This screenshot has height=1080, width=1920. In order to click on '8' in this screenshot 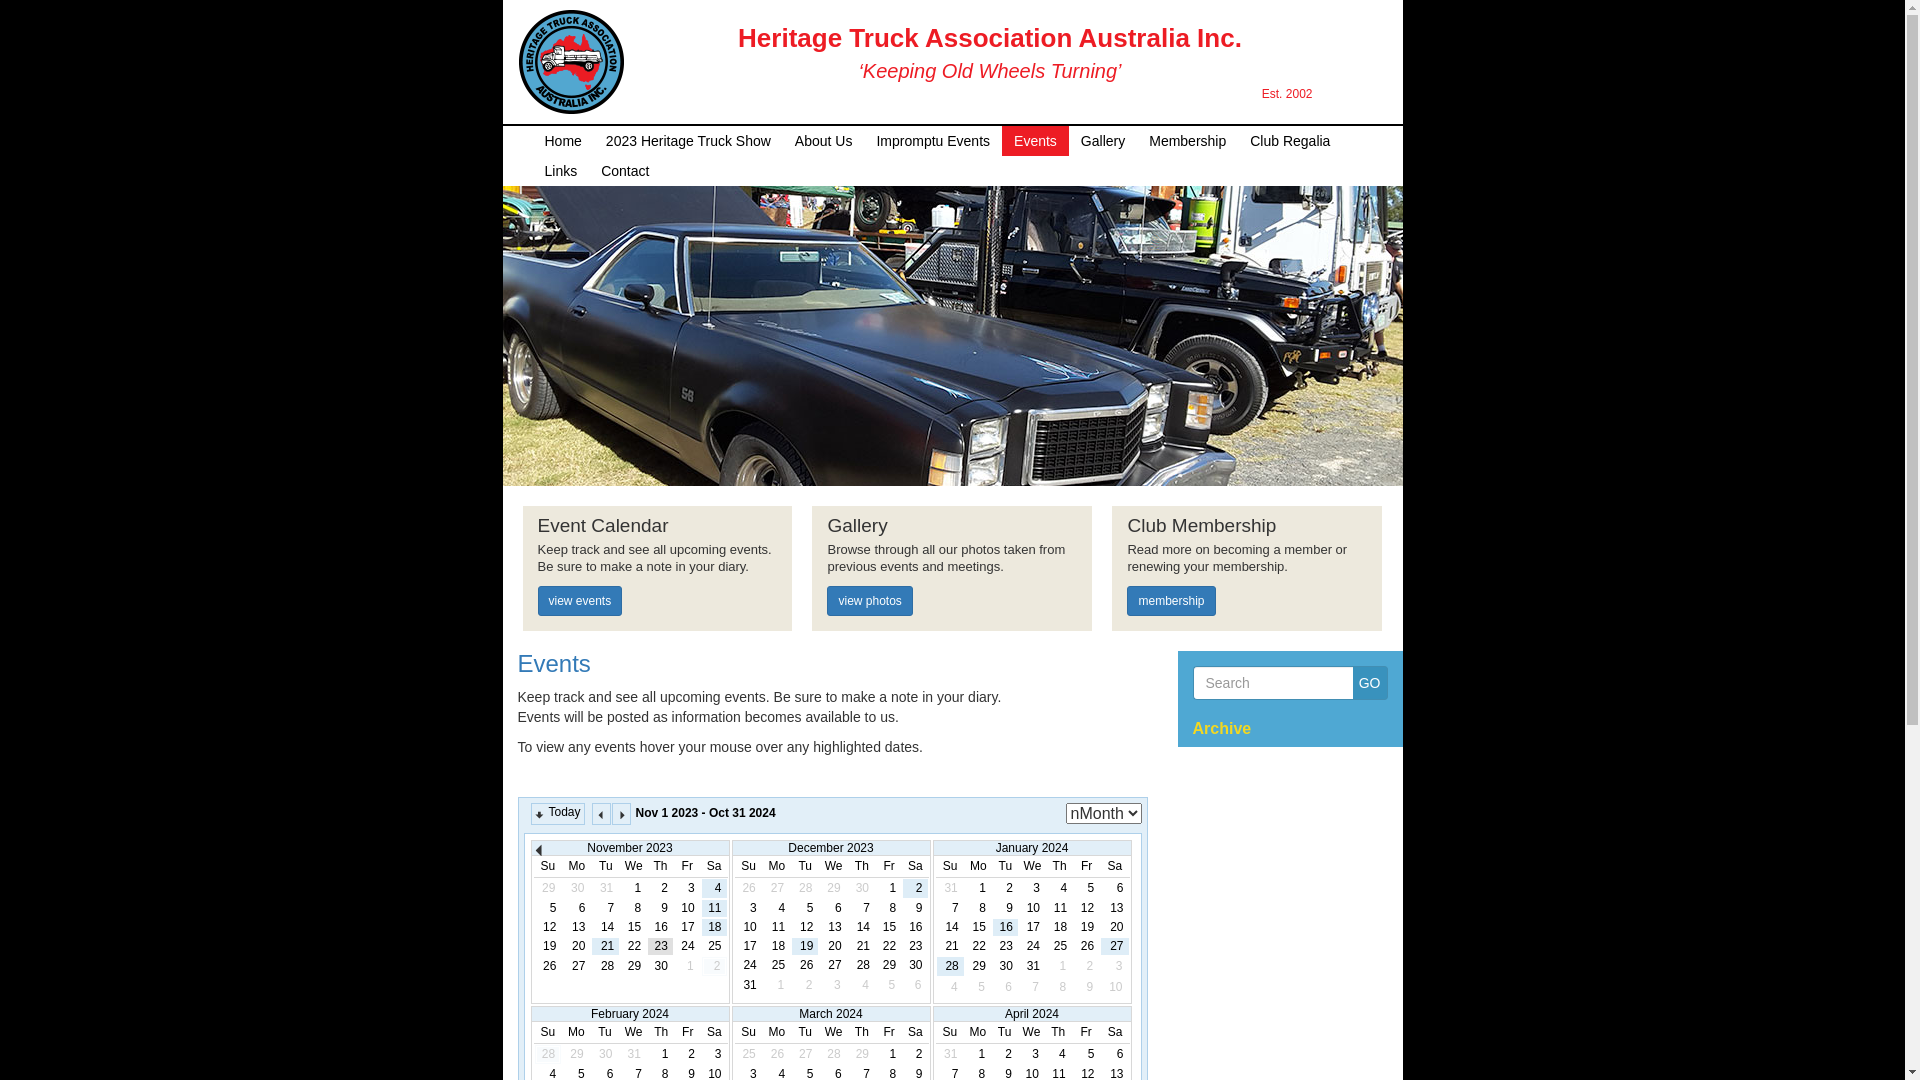, I will do `click(632, 908)`.